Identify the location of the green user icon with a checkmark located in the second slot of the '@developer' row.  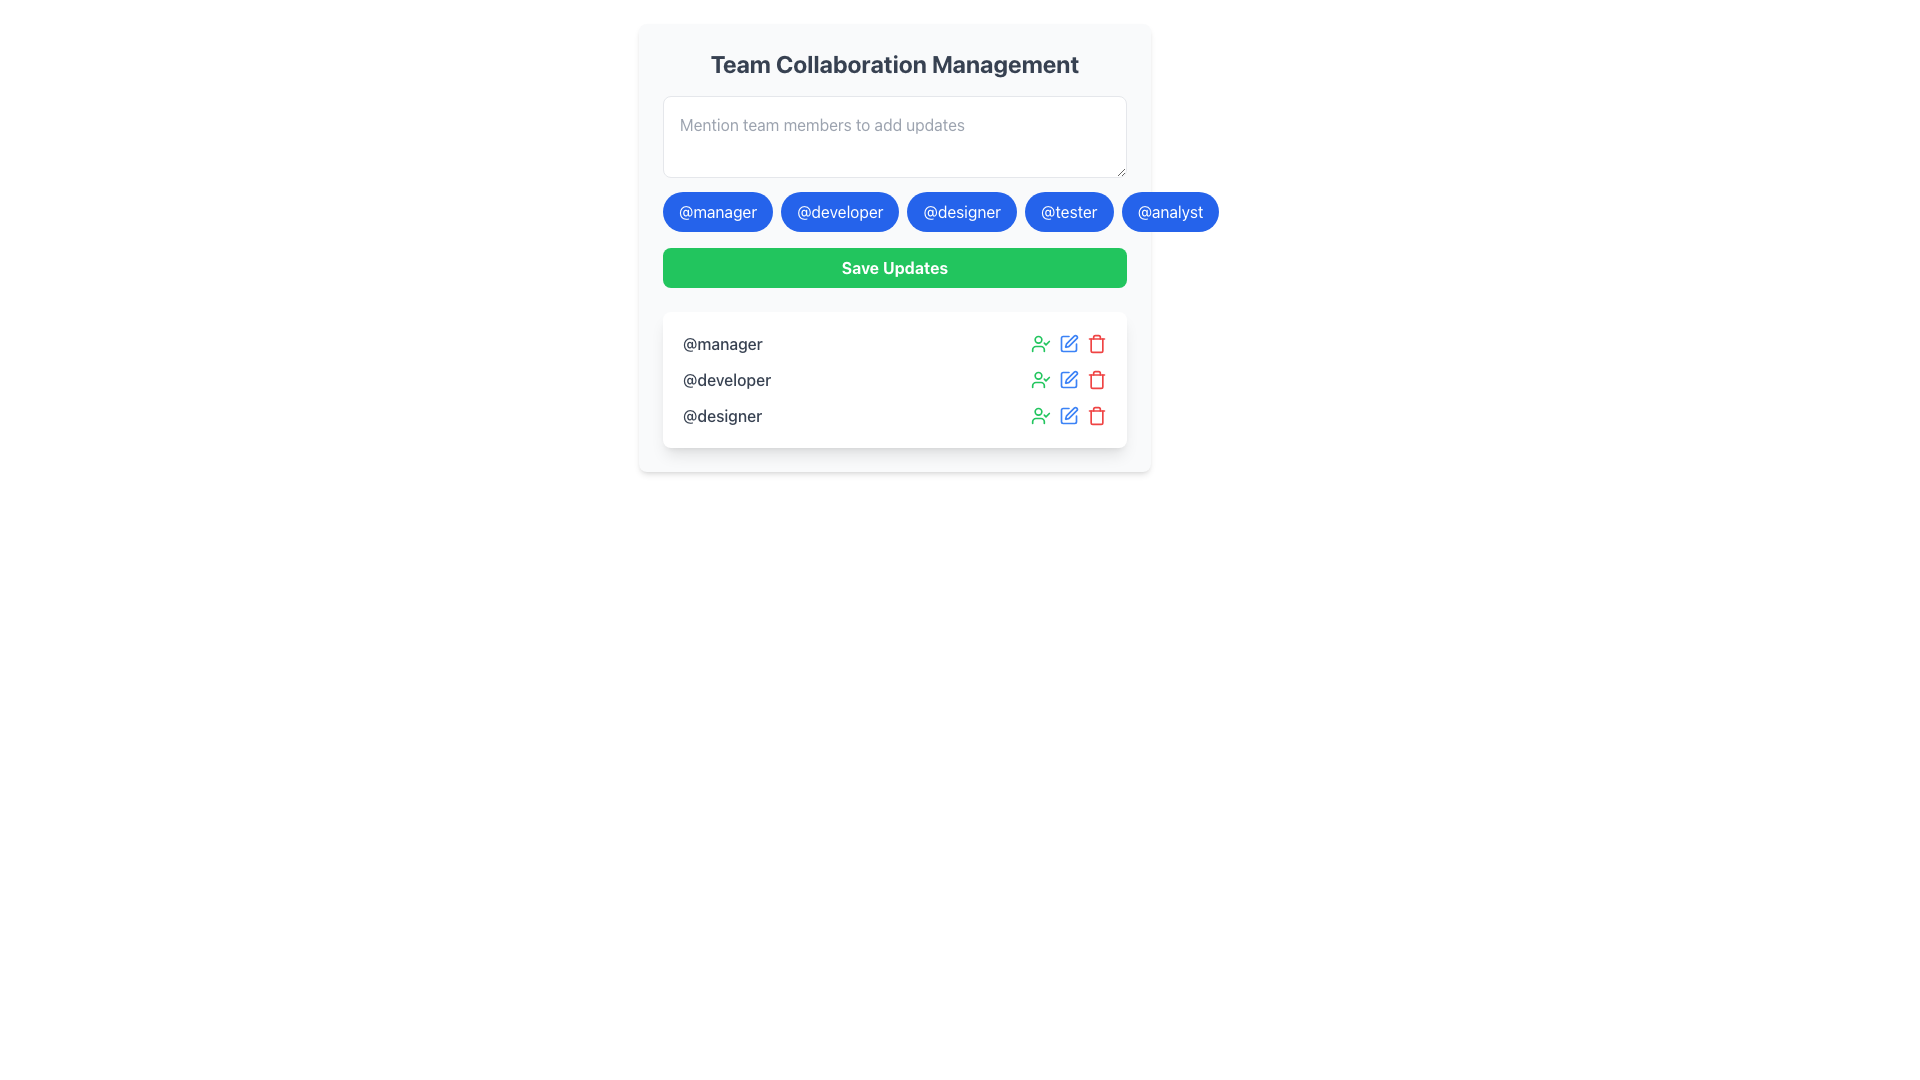
(1040, 380).